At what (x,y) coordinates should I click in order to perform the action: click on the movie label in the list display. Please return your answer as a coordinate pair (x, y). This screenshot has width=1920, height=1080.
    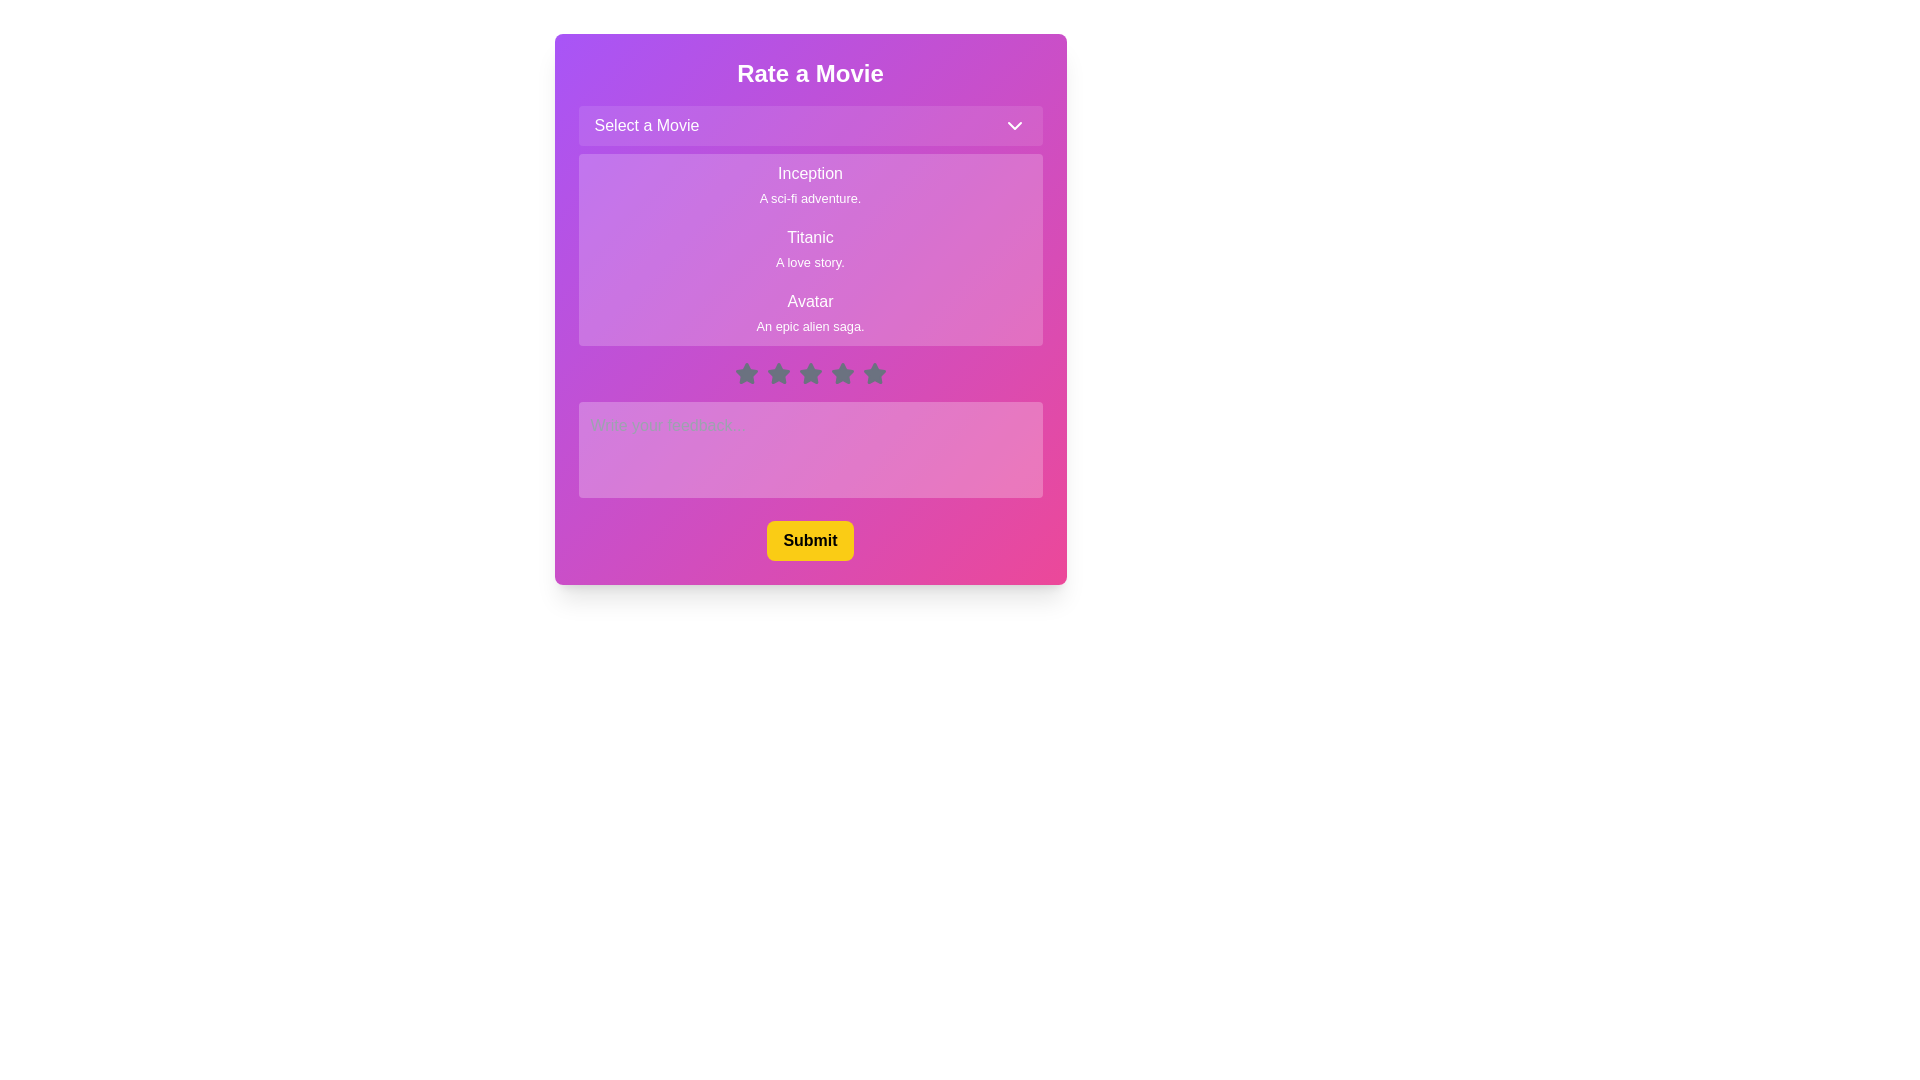
    Looking at the image, I should click on (810, 249).